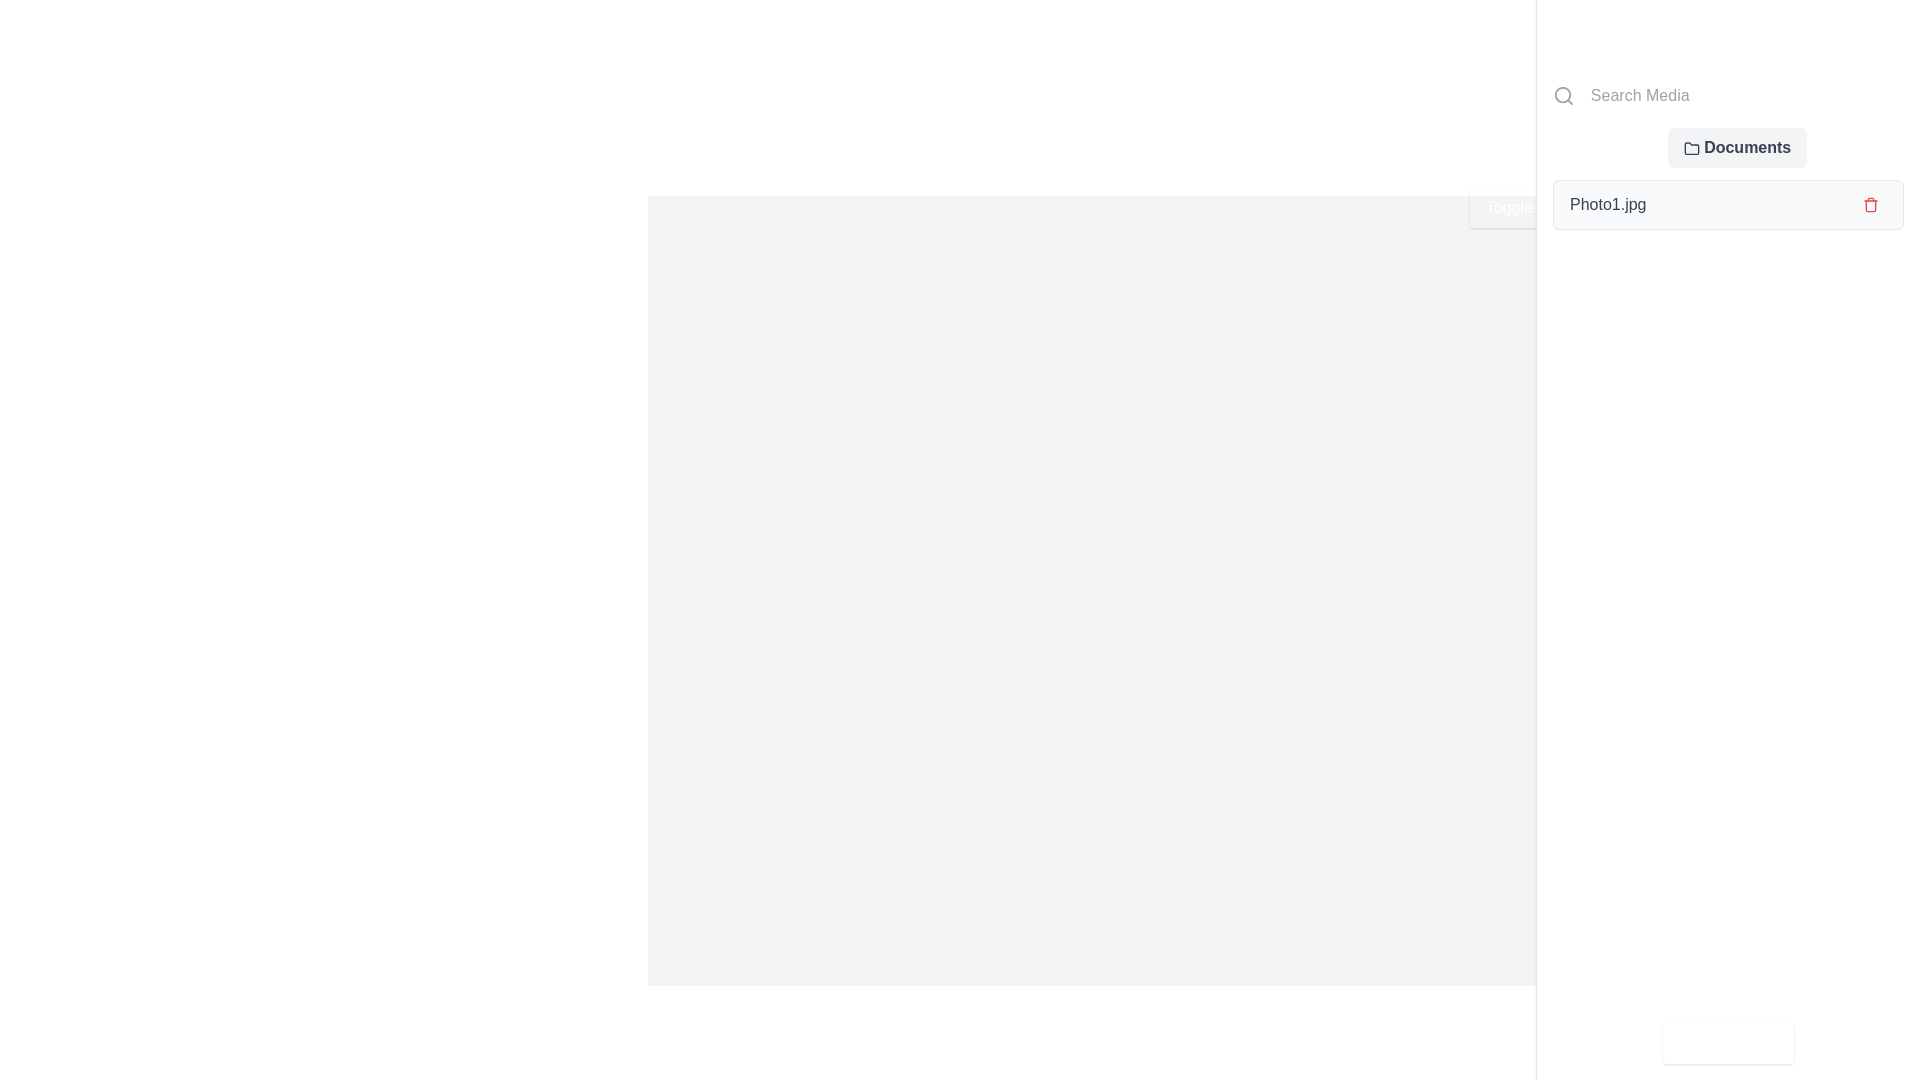 Image resolution: width=1920 pixels, height=1080 pixels. Describe the element at coordinates (1562, 95) in the screenshot. I see `the small circle element of the magnifying glass icon, which is indicative of a search function` at that location.